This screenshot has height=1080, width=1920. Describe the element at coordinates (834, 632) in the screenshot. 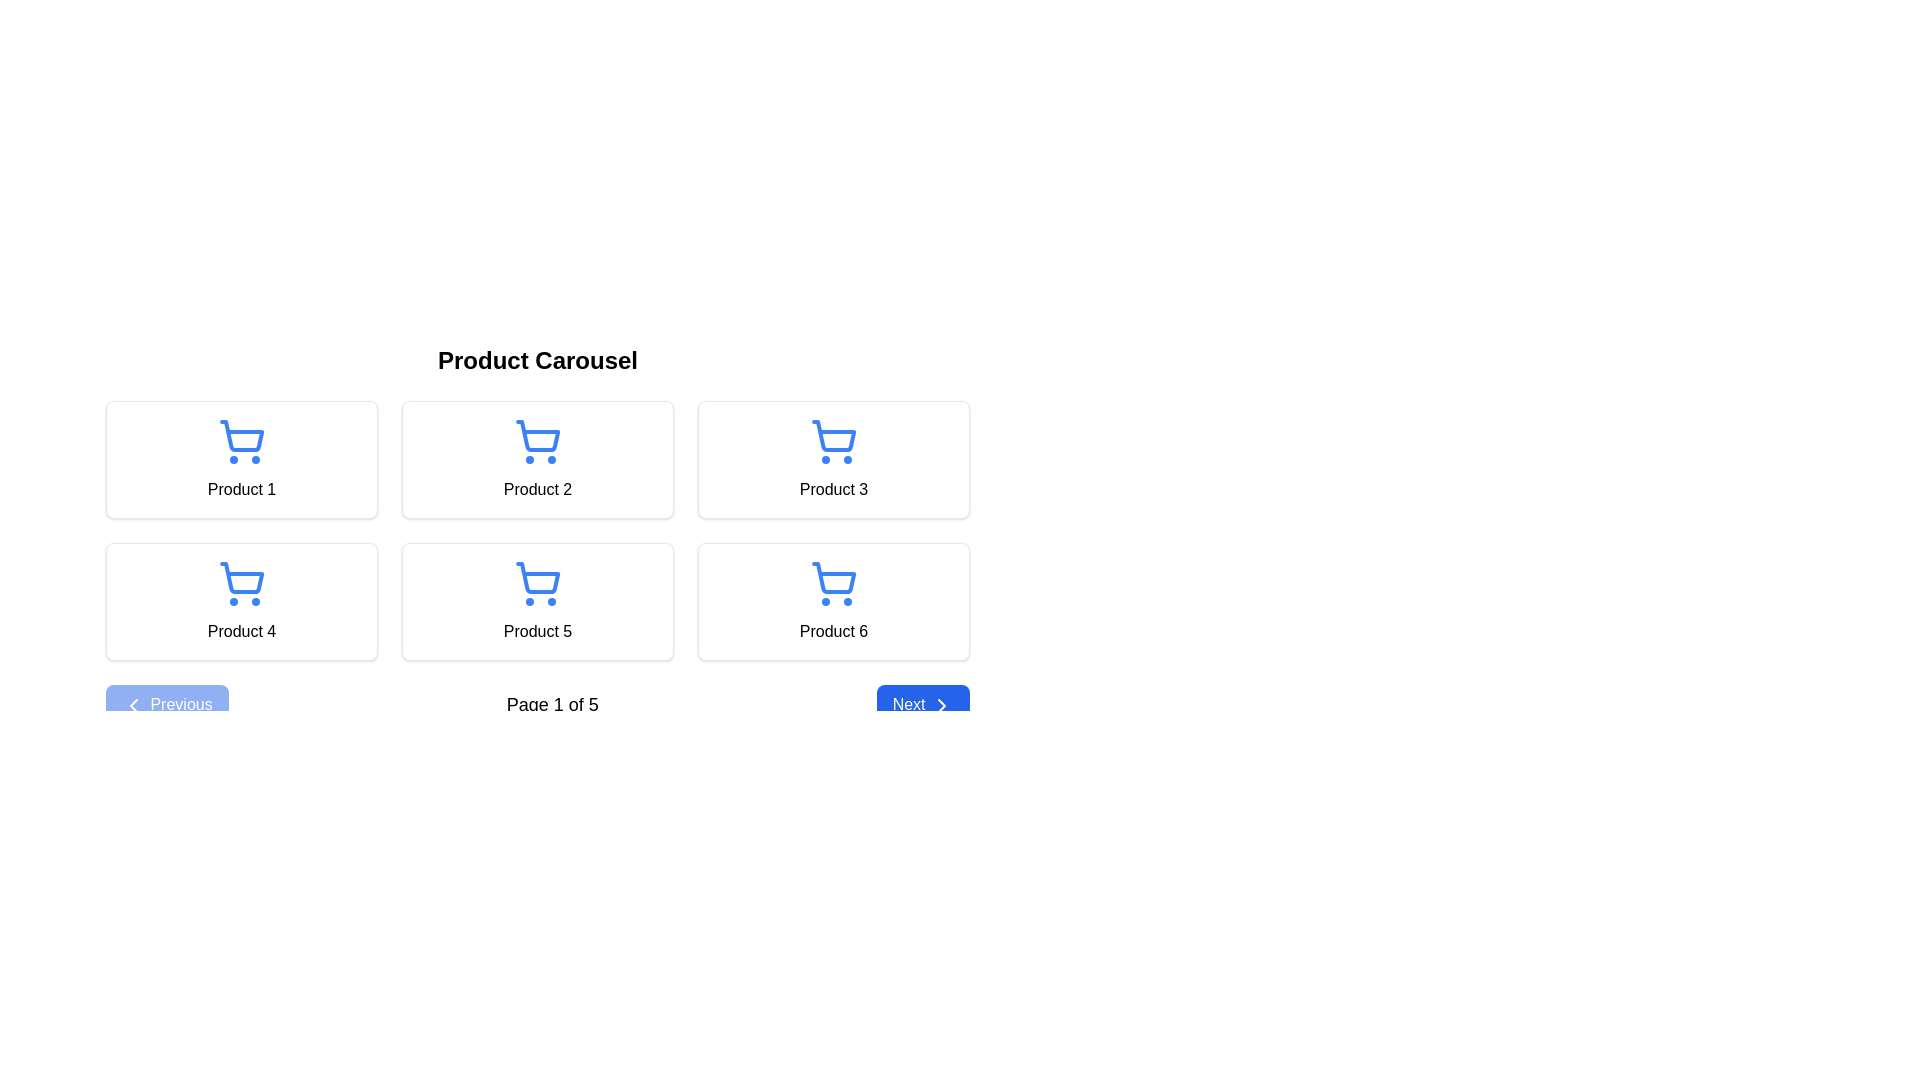

I see `the Text label that represents the name or title of the displayed product, located in the bottom-right corner of the grid section, corresponding to the sixth item in the grid` at that location.